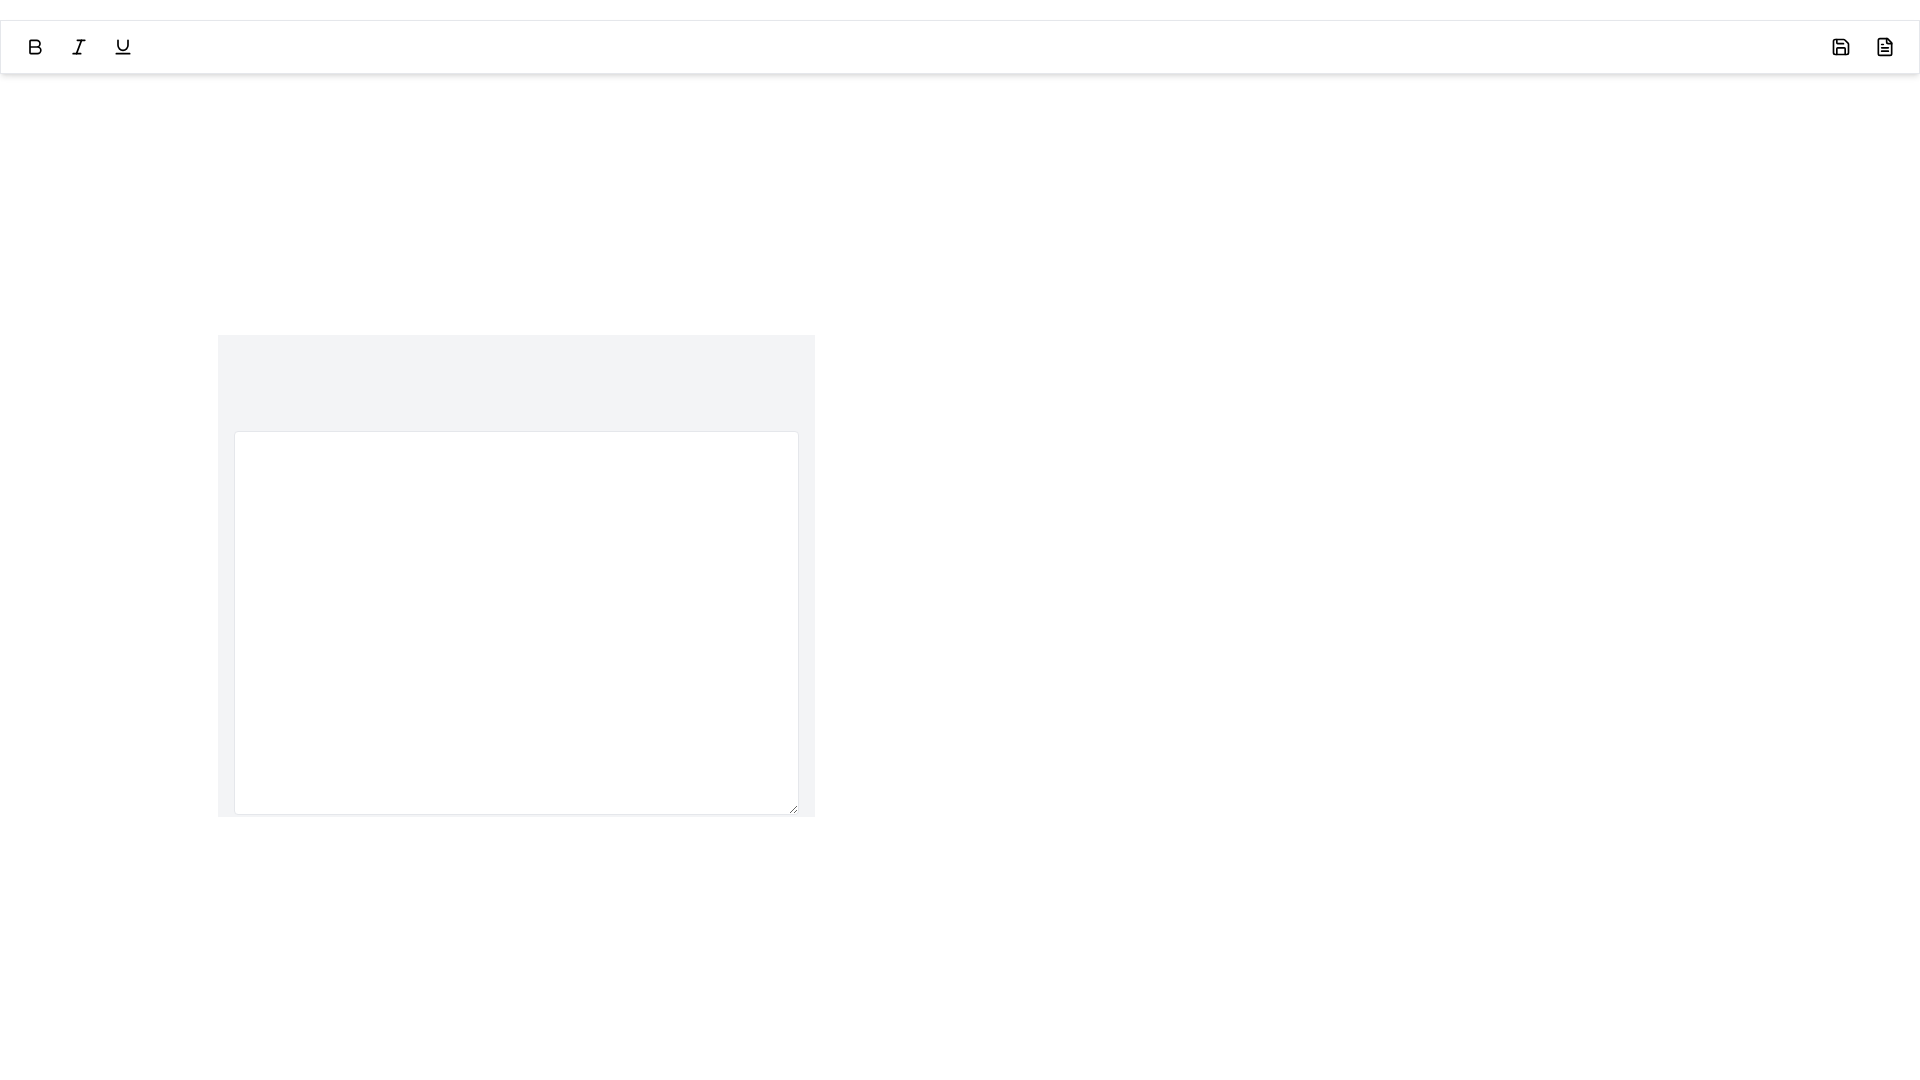 This screenshot has height=1080, width=1920. What do you see at coordinates (34, 45) in the screenshot?
I see `the bold icon represented by a stylized 'B' in black, located in the top toolbar` at bounding box center [34, 45].